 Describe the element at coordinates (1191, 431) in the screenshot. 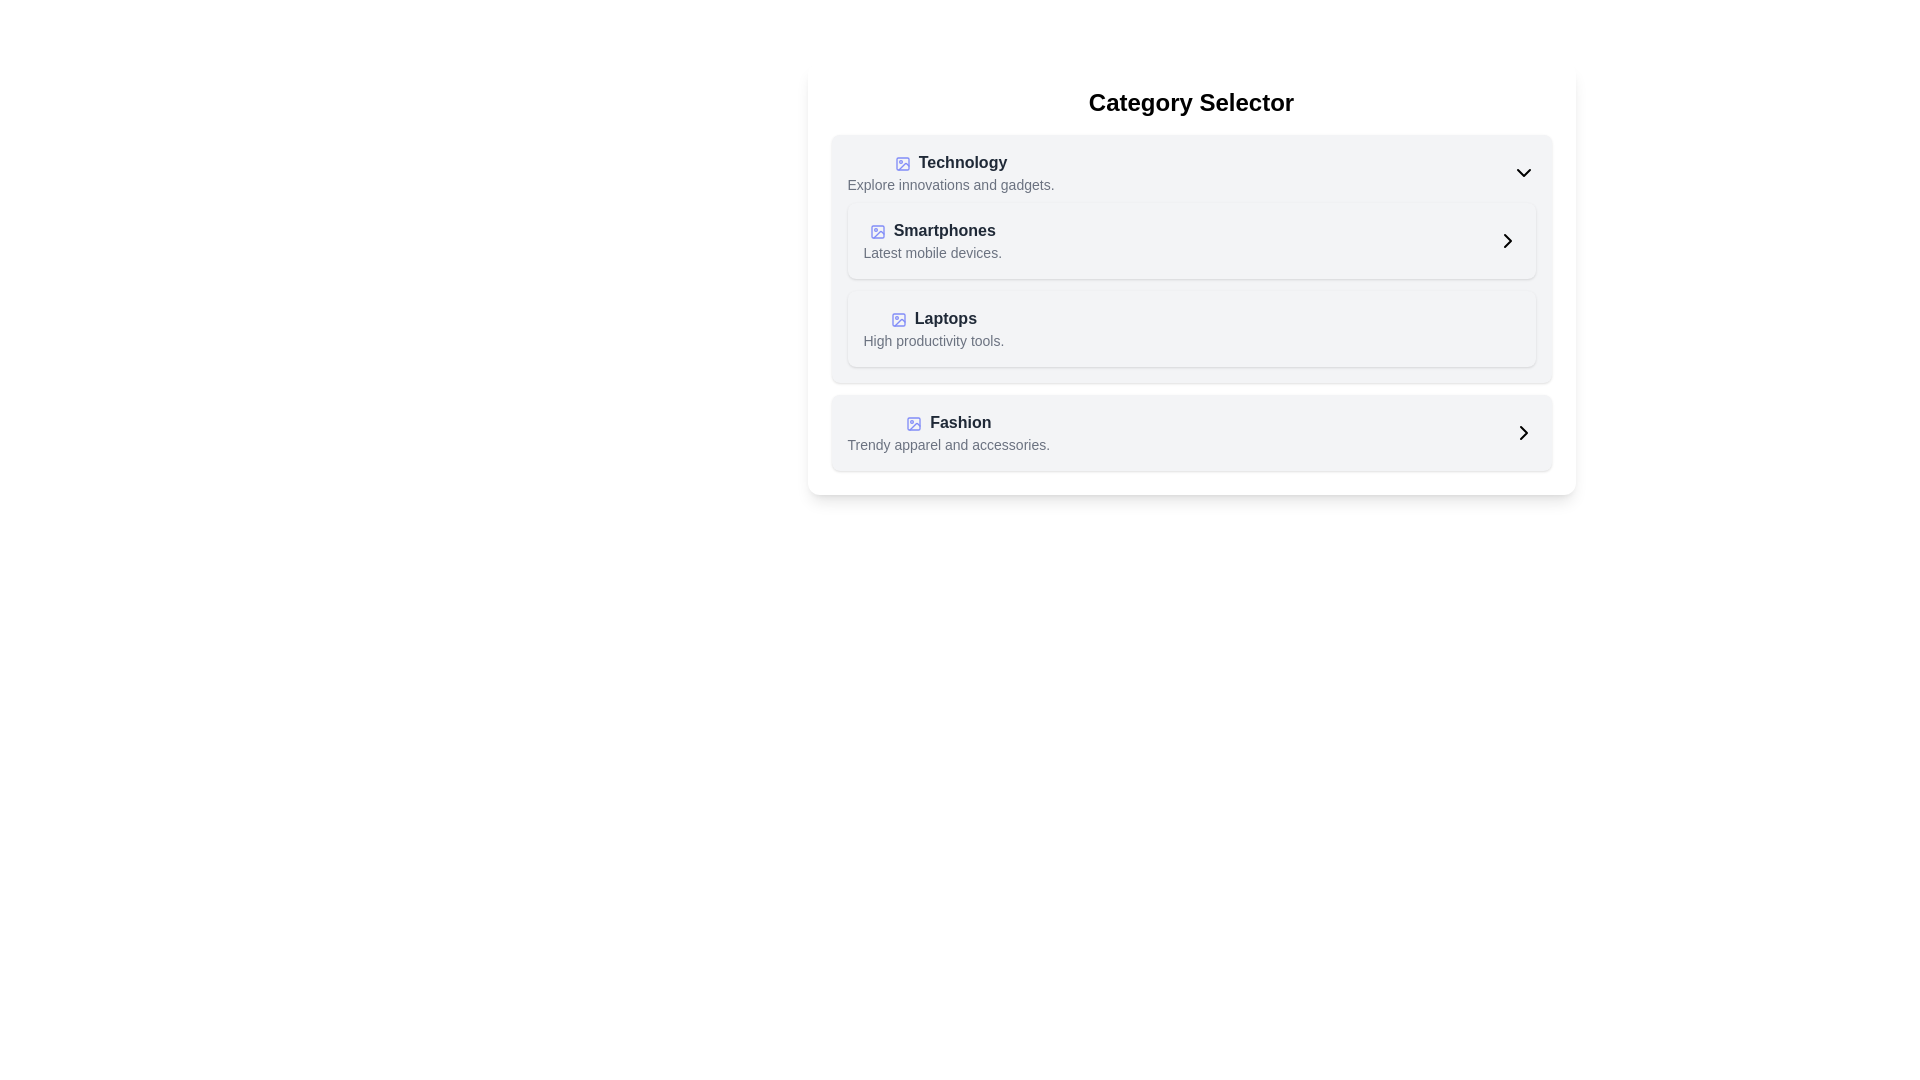

I see `the 'Fashion' category card in the category selector interface` at that location.